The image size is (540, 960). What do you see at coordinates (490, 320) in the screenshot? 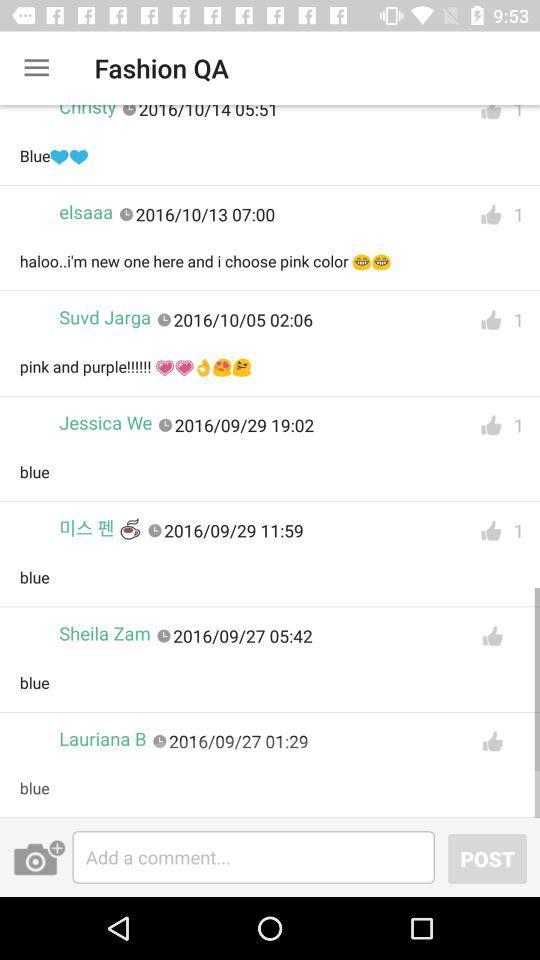
I see `gives a like` at bounding box center [490, 320].